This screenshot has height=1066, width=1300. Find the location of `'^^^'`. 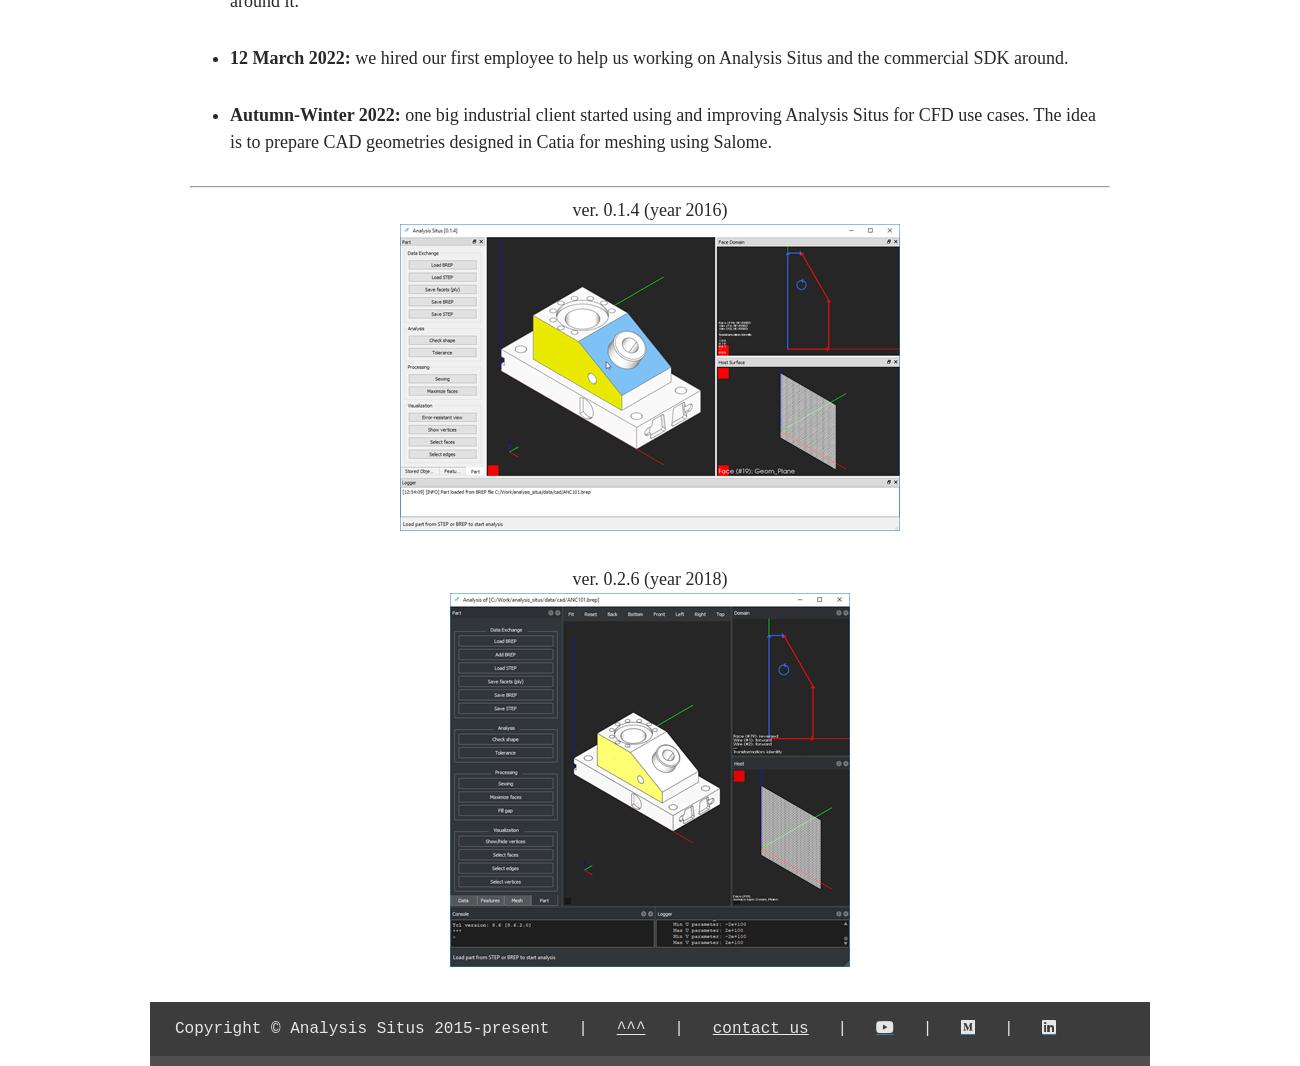

'^^^' is located at coordinates (630, 1029).